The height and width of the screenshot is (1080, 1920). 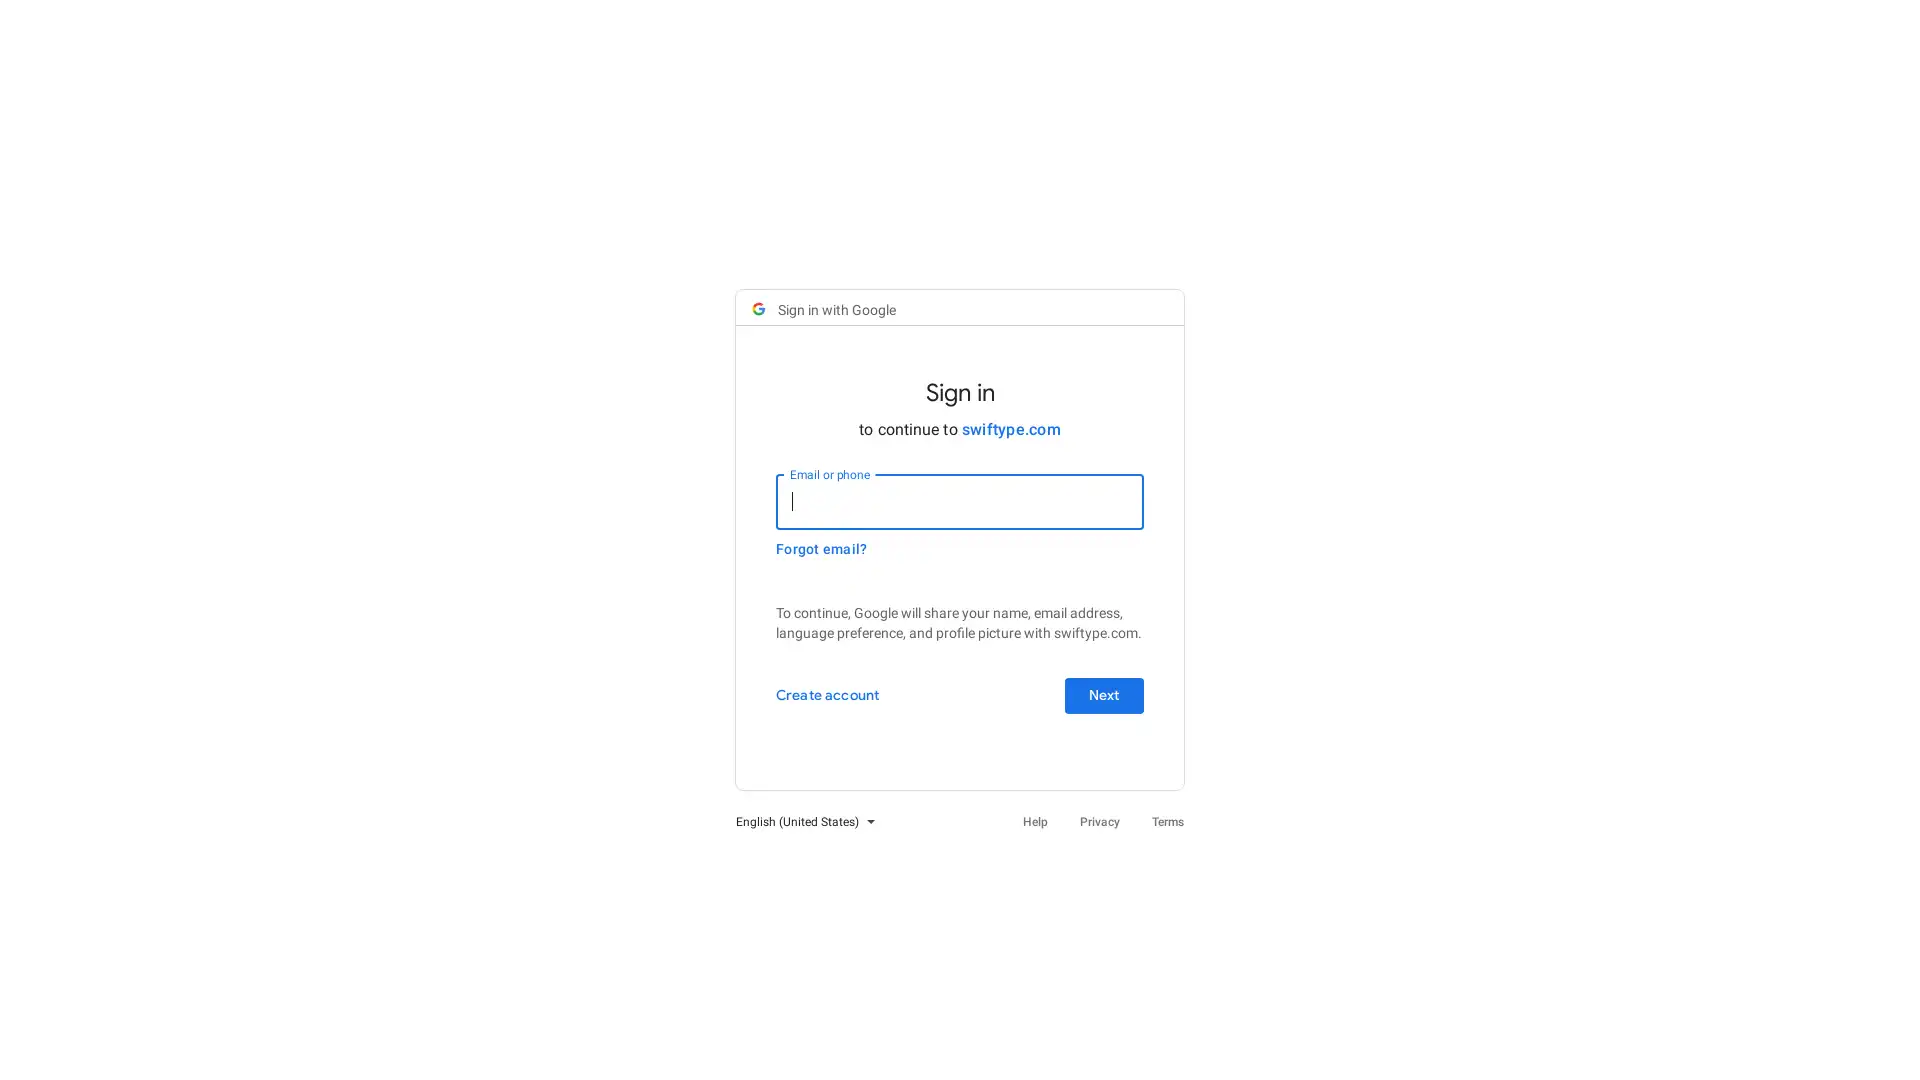 I want to click on swiftype.com, so click(x=1010, y=427).